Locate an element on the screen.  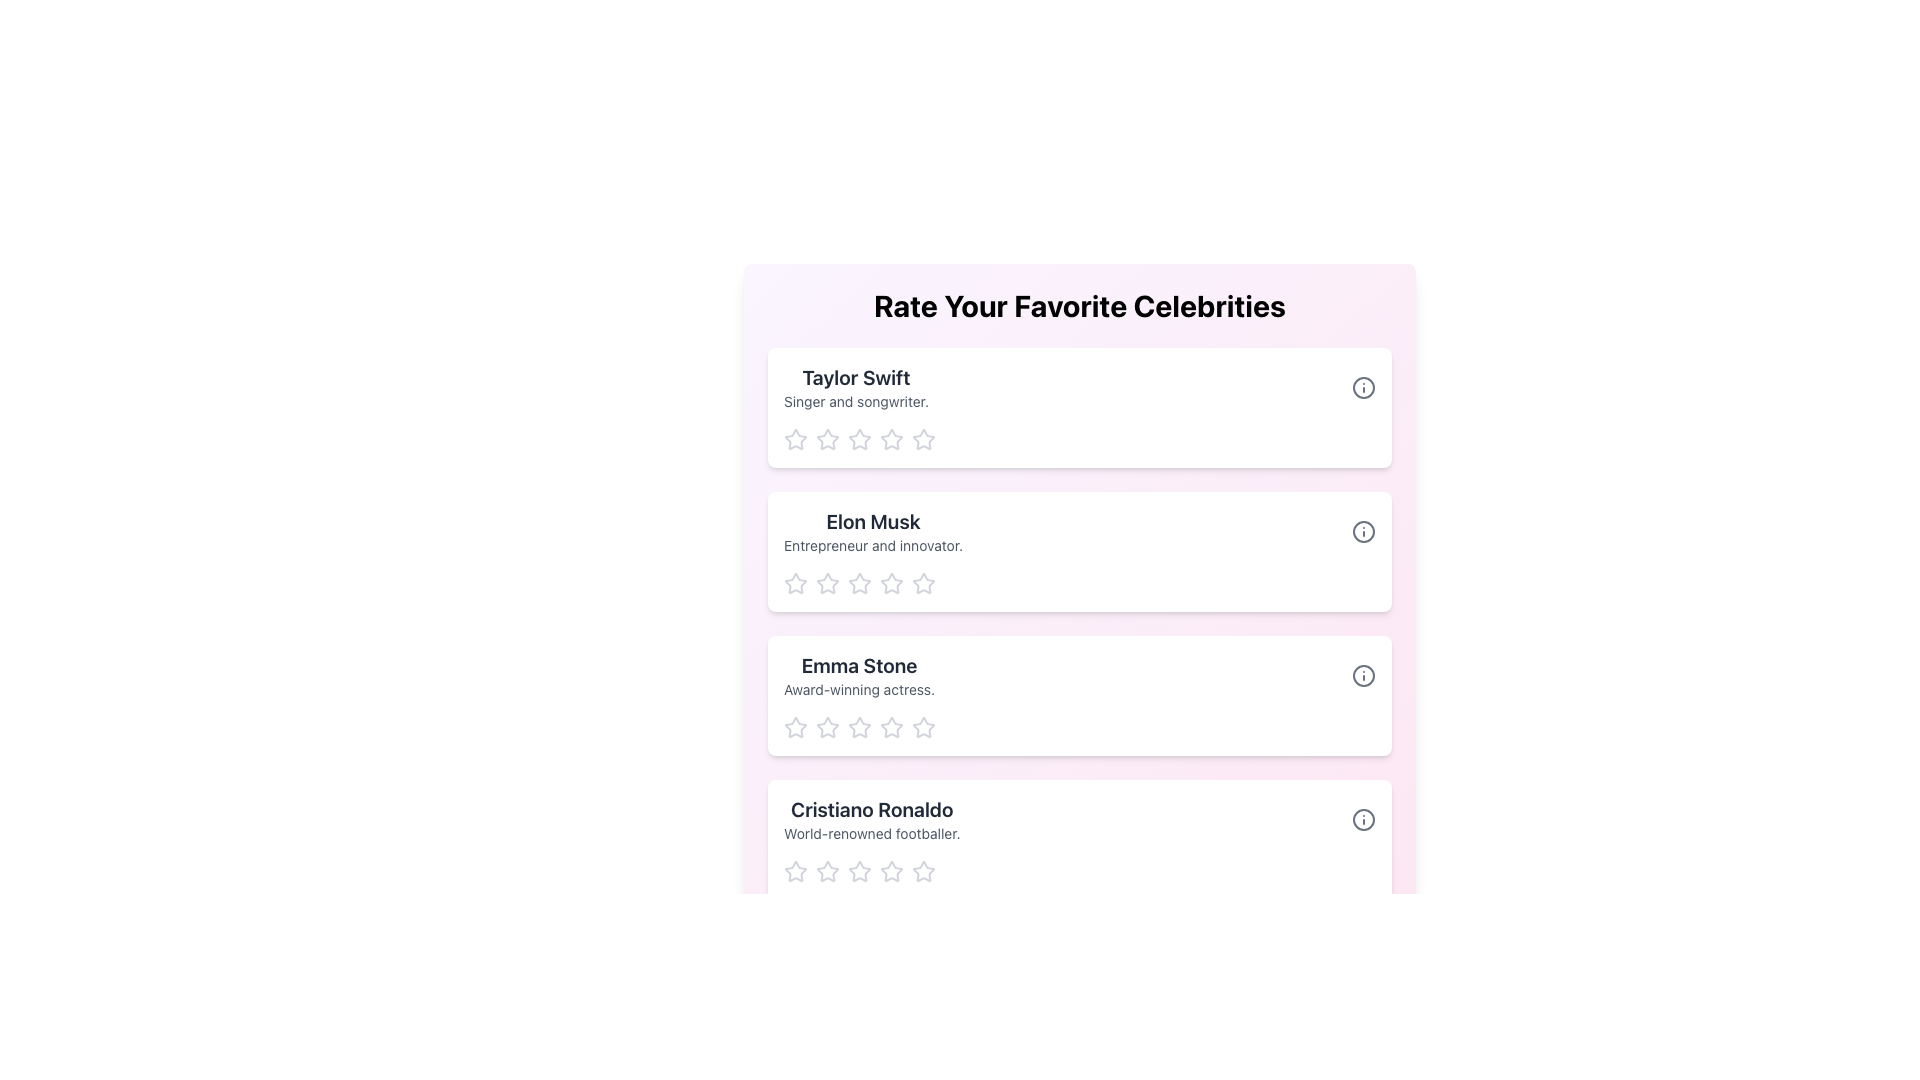
the third star icon in the rating section of the 'Taylor Swift' entry is located at coordinates (859, 438).